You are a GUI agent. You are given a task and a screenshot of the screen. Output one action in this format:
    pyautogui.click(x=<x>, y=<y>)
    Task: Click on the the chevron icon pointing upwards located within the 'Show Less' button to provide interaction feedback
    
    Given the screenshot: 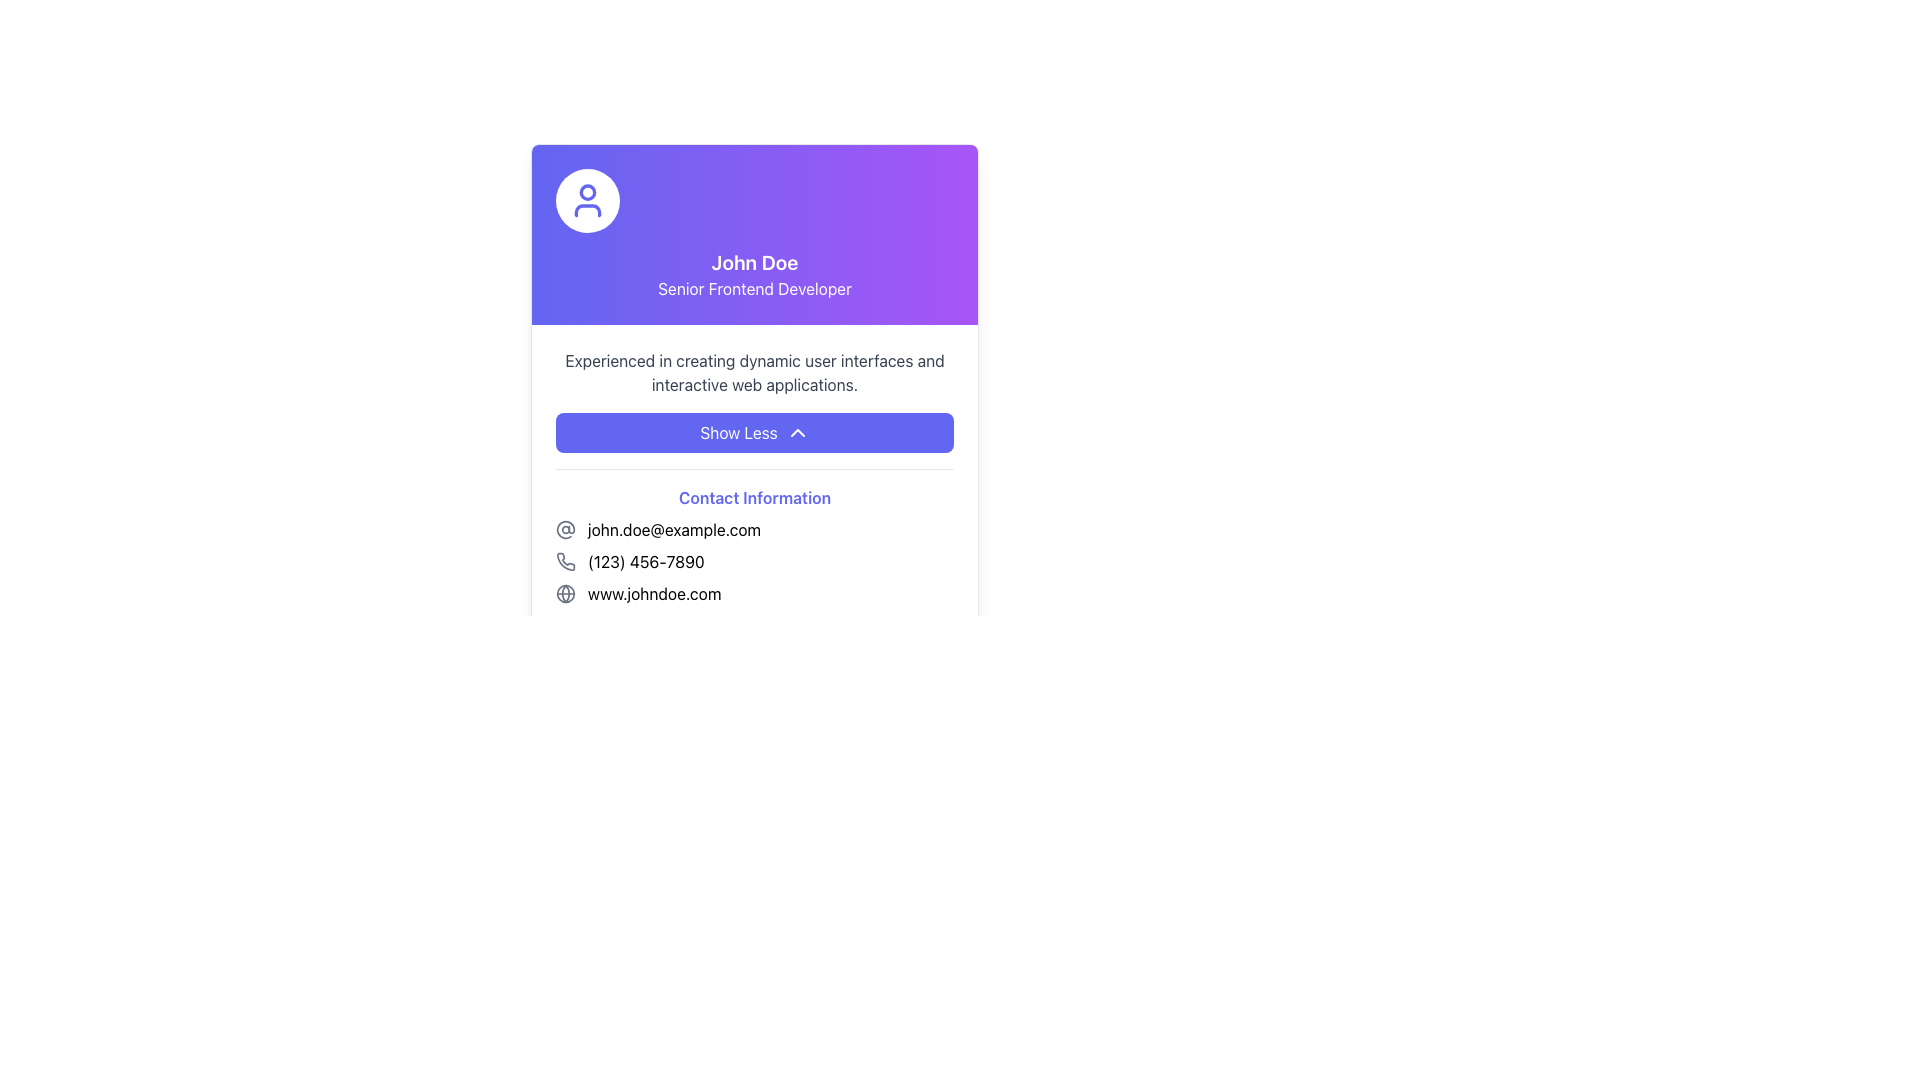 What is the action you would take?
    pyautogui.click(x=796, y=431)
    